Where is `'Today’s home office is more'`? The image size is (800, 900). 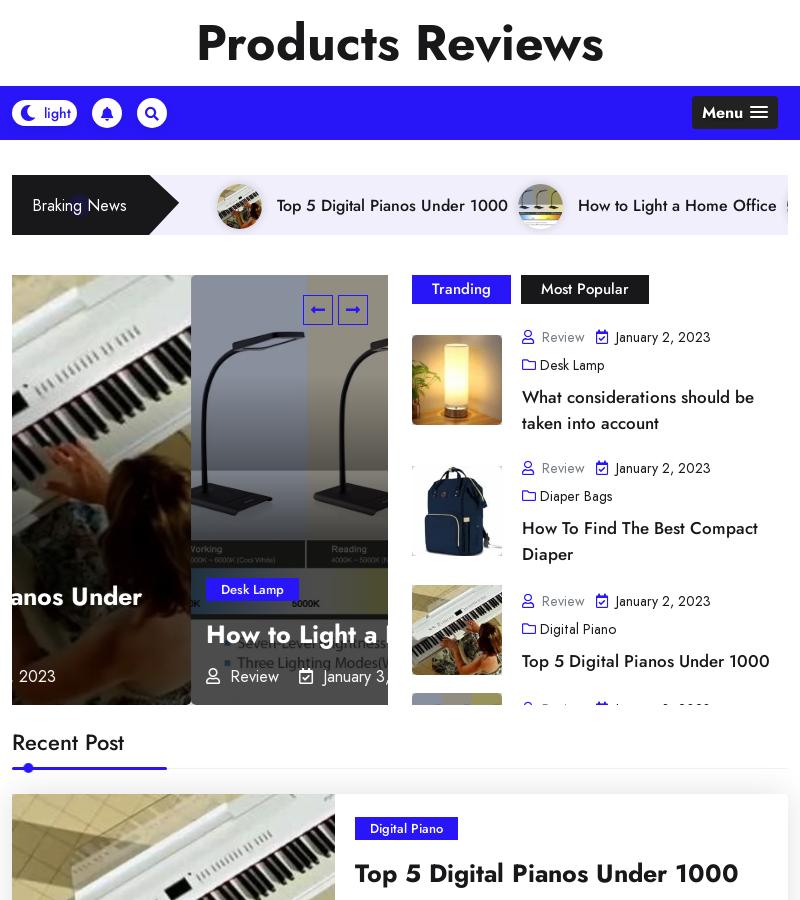
'Today’s home office is more' is located at coordinates (449, 445).